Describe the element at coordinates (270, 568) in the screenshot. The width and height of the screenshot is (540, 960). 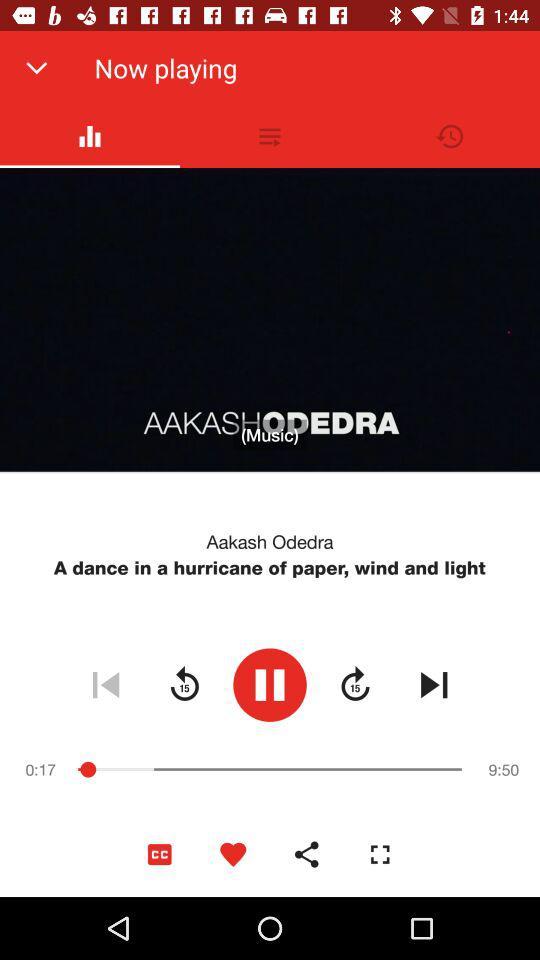
I see `the black color text which is below aakash odedra` at that location.